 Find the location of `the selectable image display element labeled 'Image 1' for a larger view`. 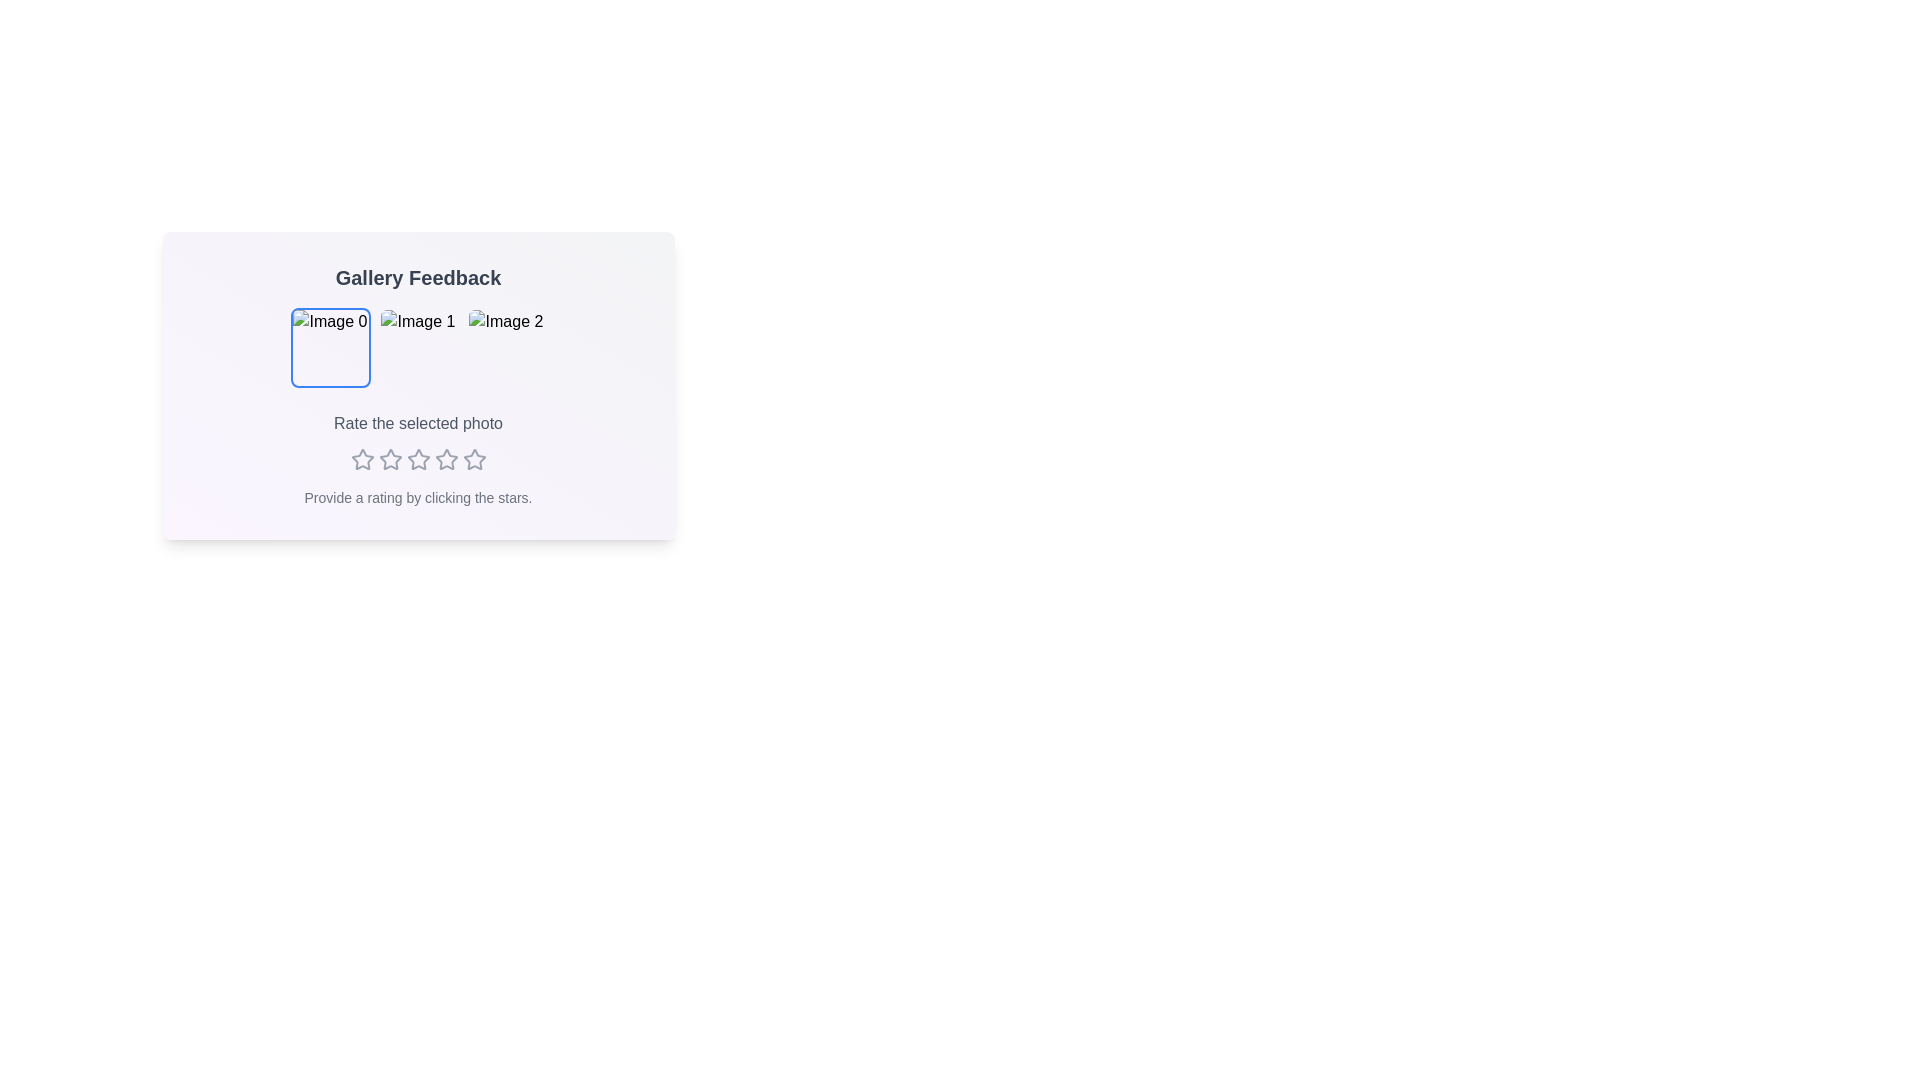

the selectable image display element labeled 'Image 1' for a larger view is located at coordinates (417, 346).